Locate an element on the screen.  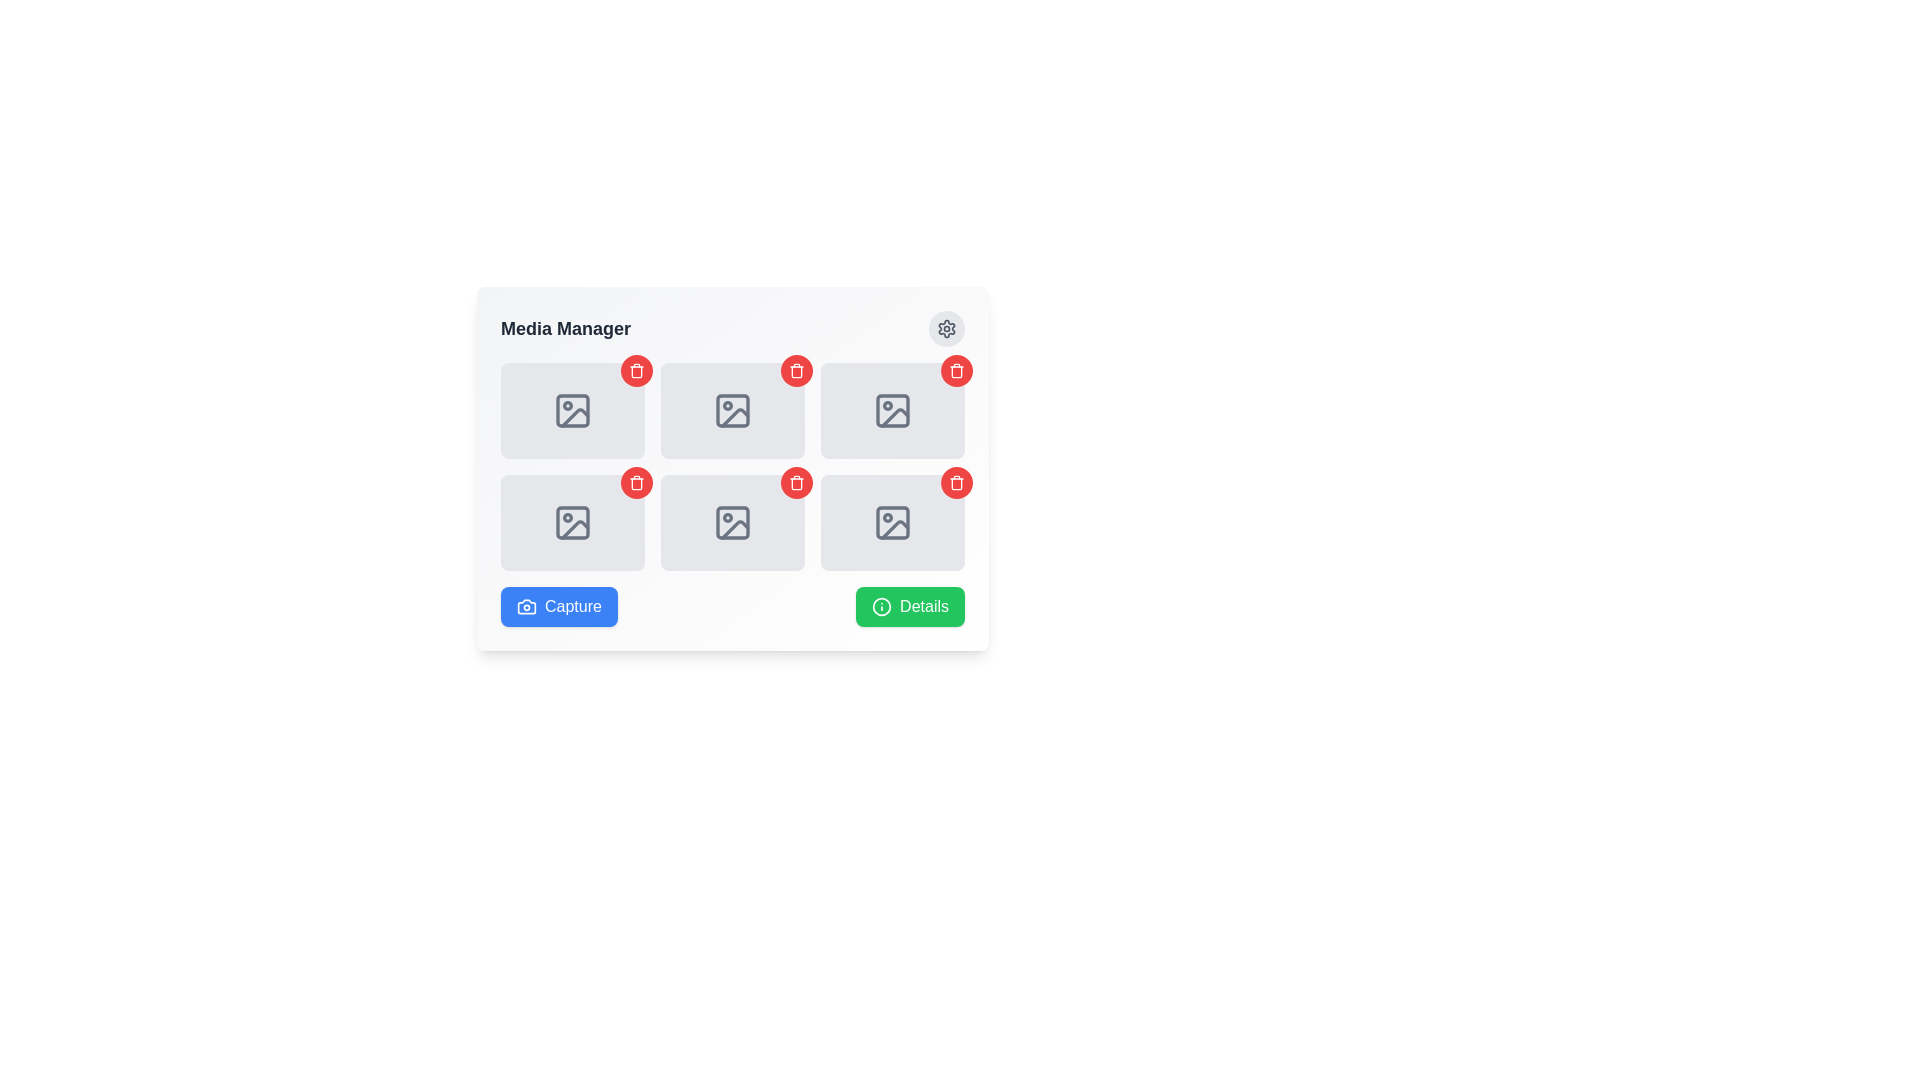
the image upload icon located in the bottom-left position of the 2x3 grid layout within the 'Media Manager' section is located at coordinates (571, 522).